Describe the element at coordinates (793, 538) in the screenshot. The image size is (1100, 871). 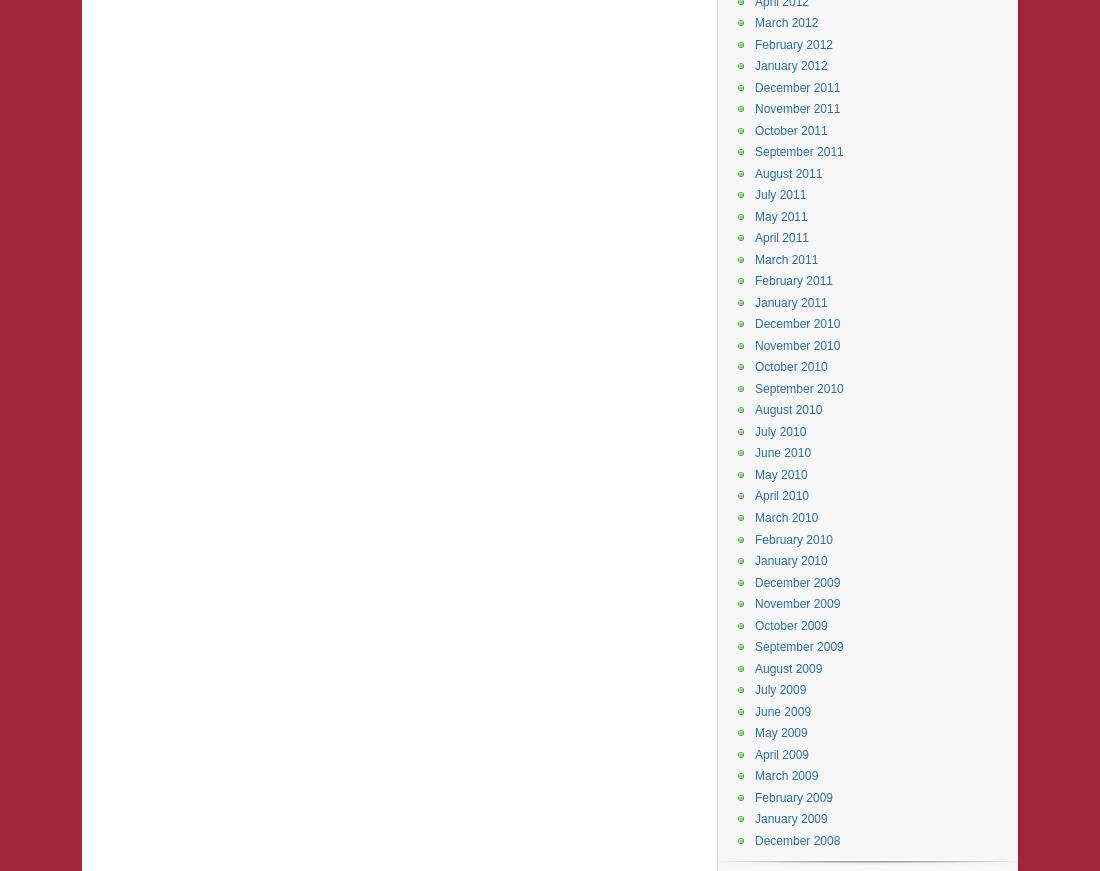
I see `'February 2010'` at that location.